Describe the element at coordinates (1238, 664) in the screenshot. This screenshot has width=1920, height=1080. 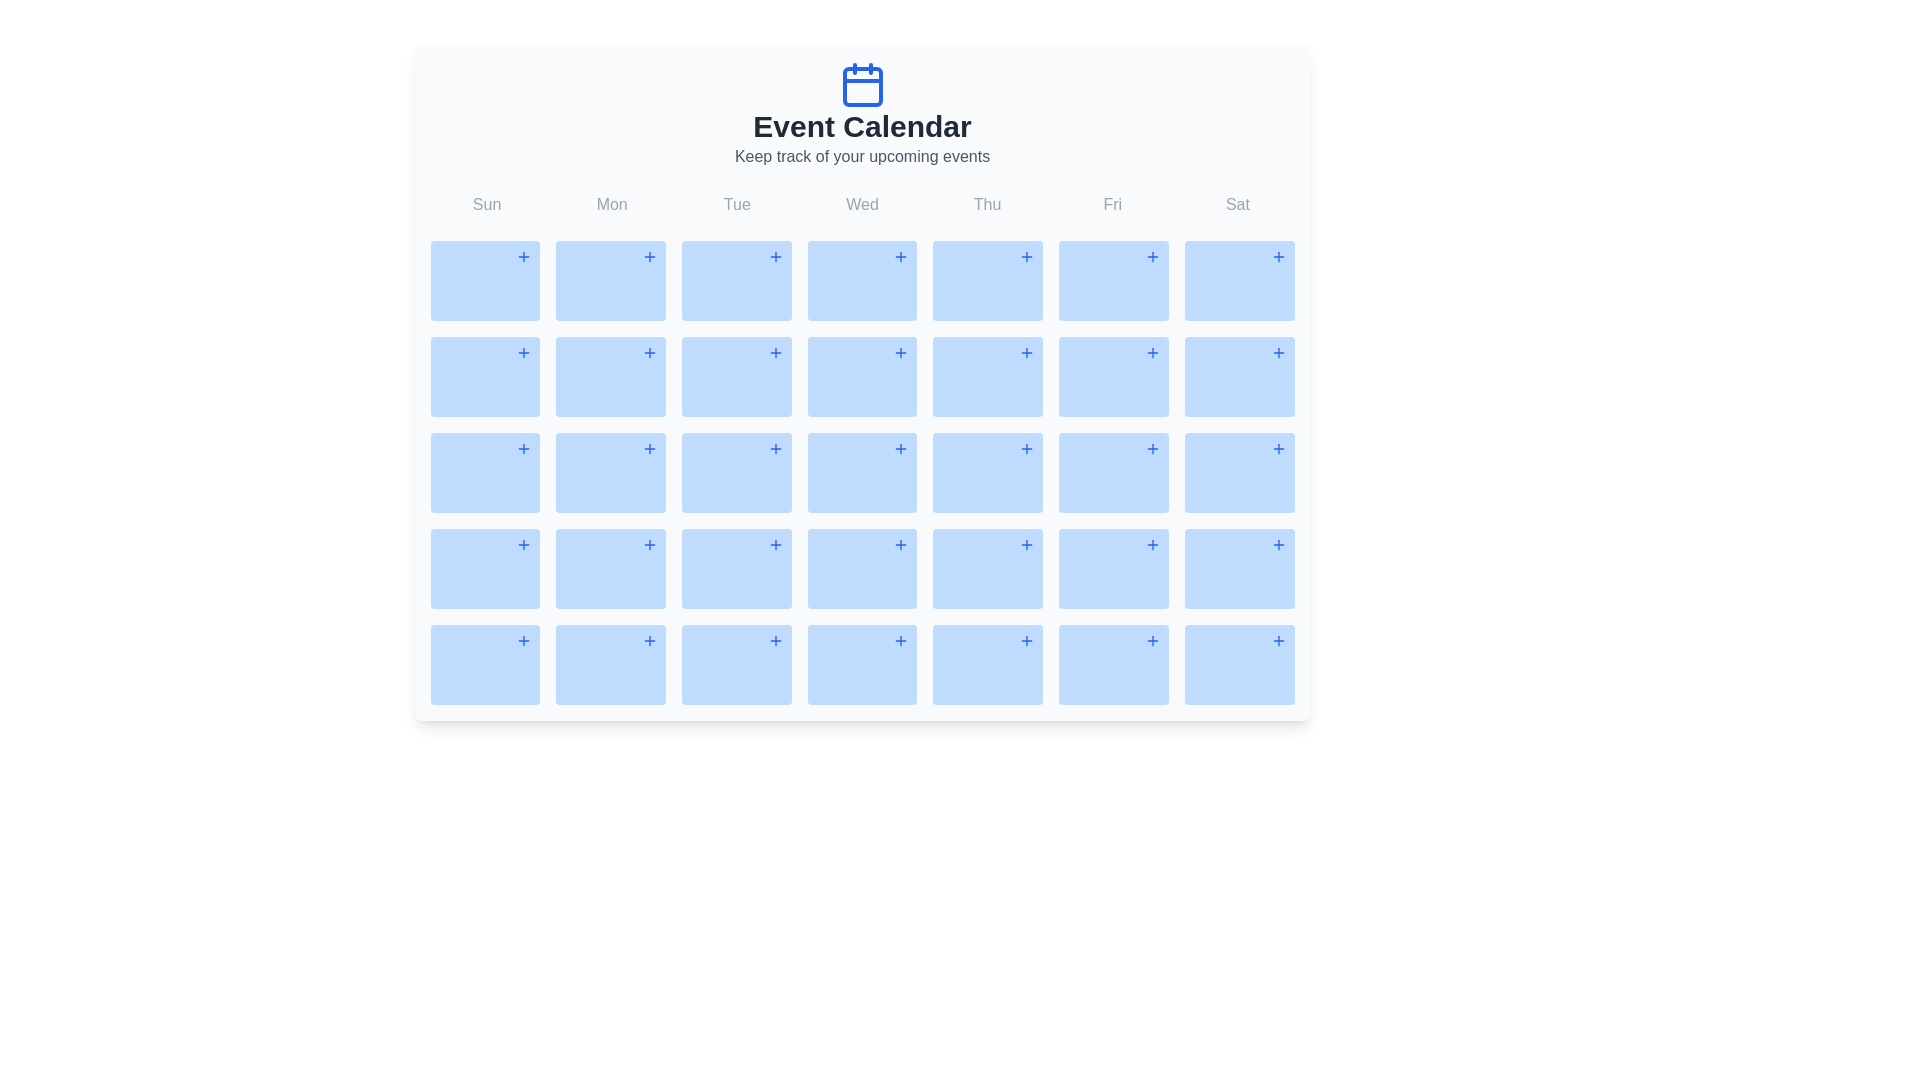
I see `the interactive placeholder with a light blue background and a blue '+' symbol located` at that location.